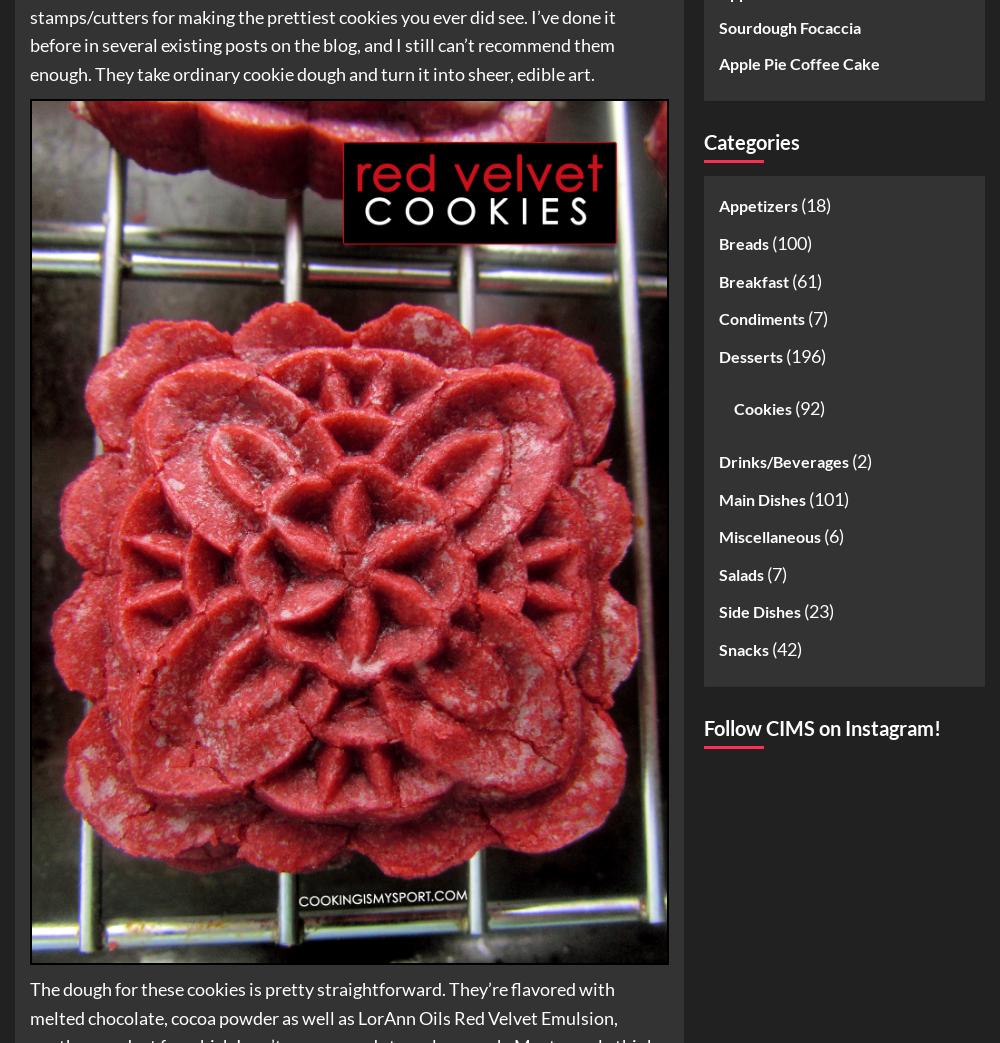 The width and height of the screenshot is (1000, 1043). I want to click on 'Snacks', so click(743, 647).